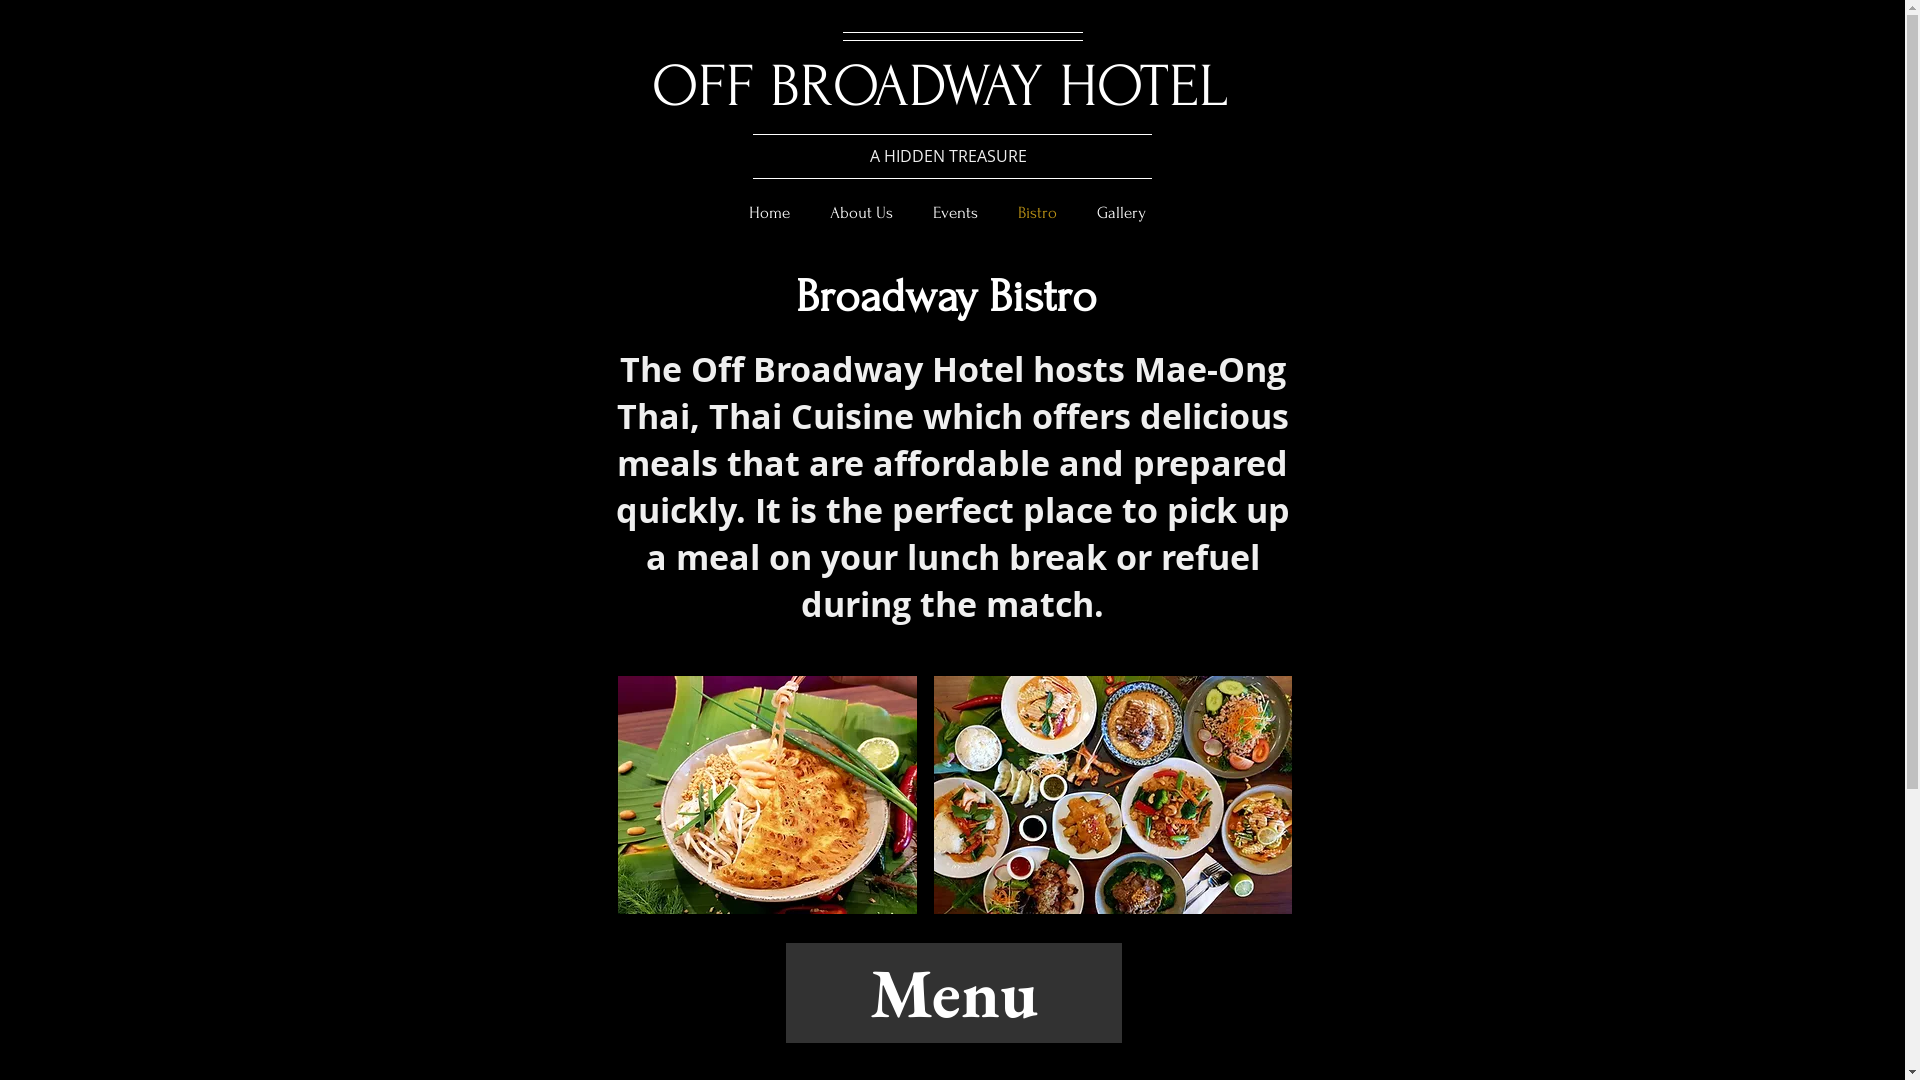 The image size is (1920, 1080). I want to click on 'OFF BROADWAY HOTEL', so click(938, 85).